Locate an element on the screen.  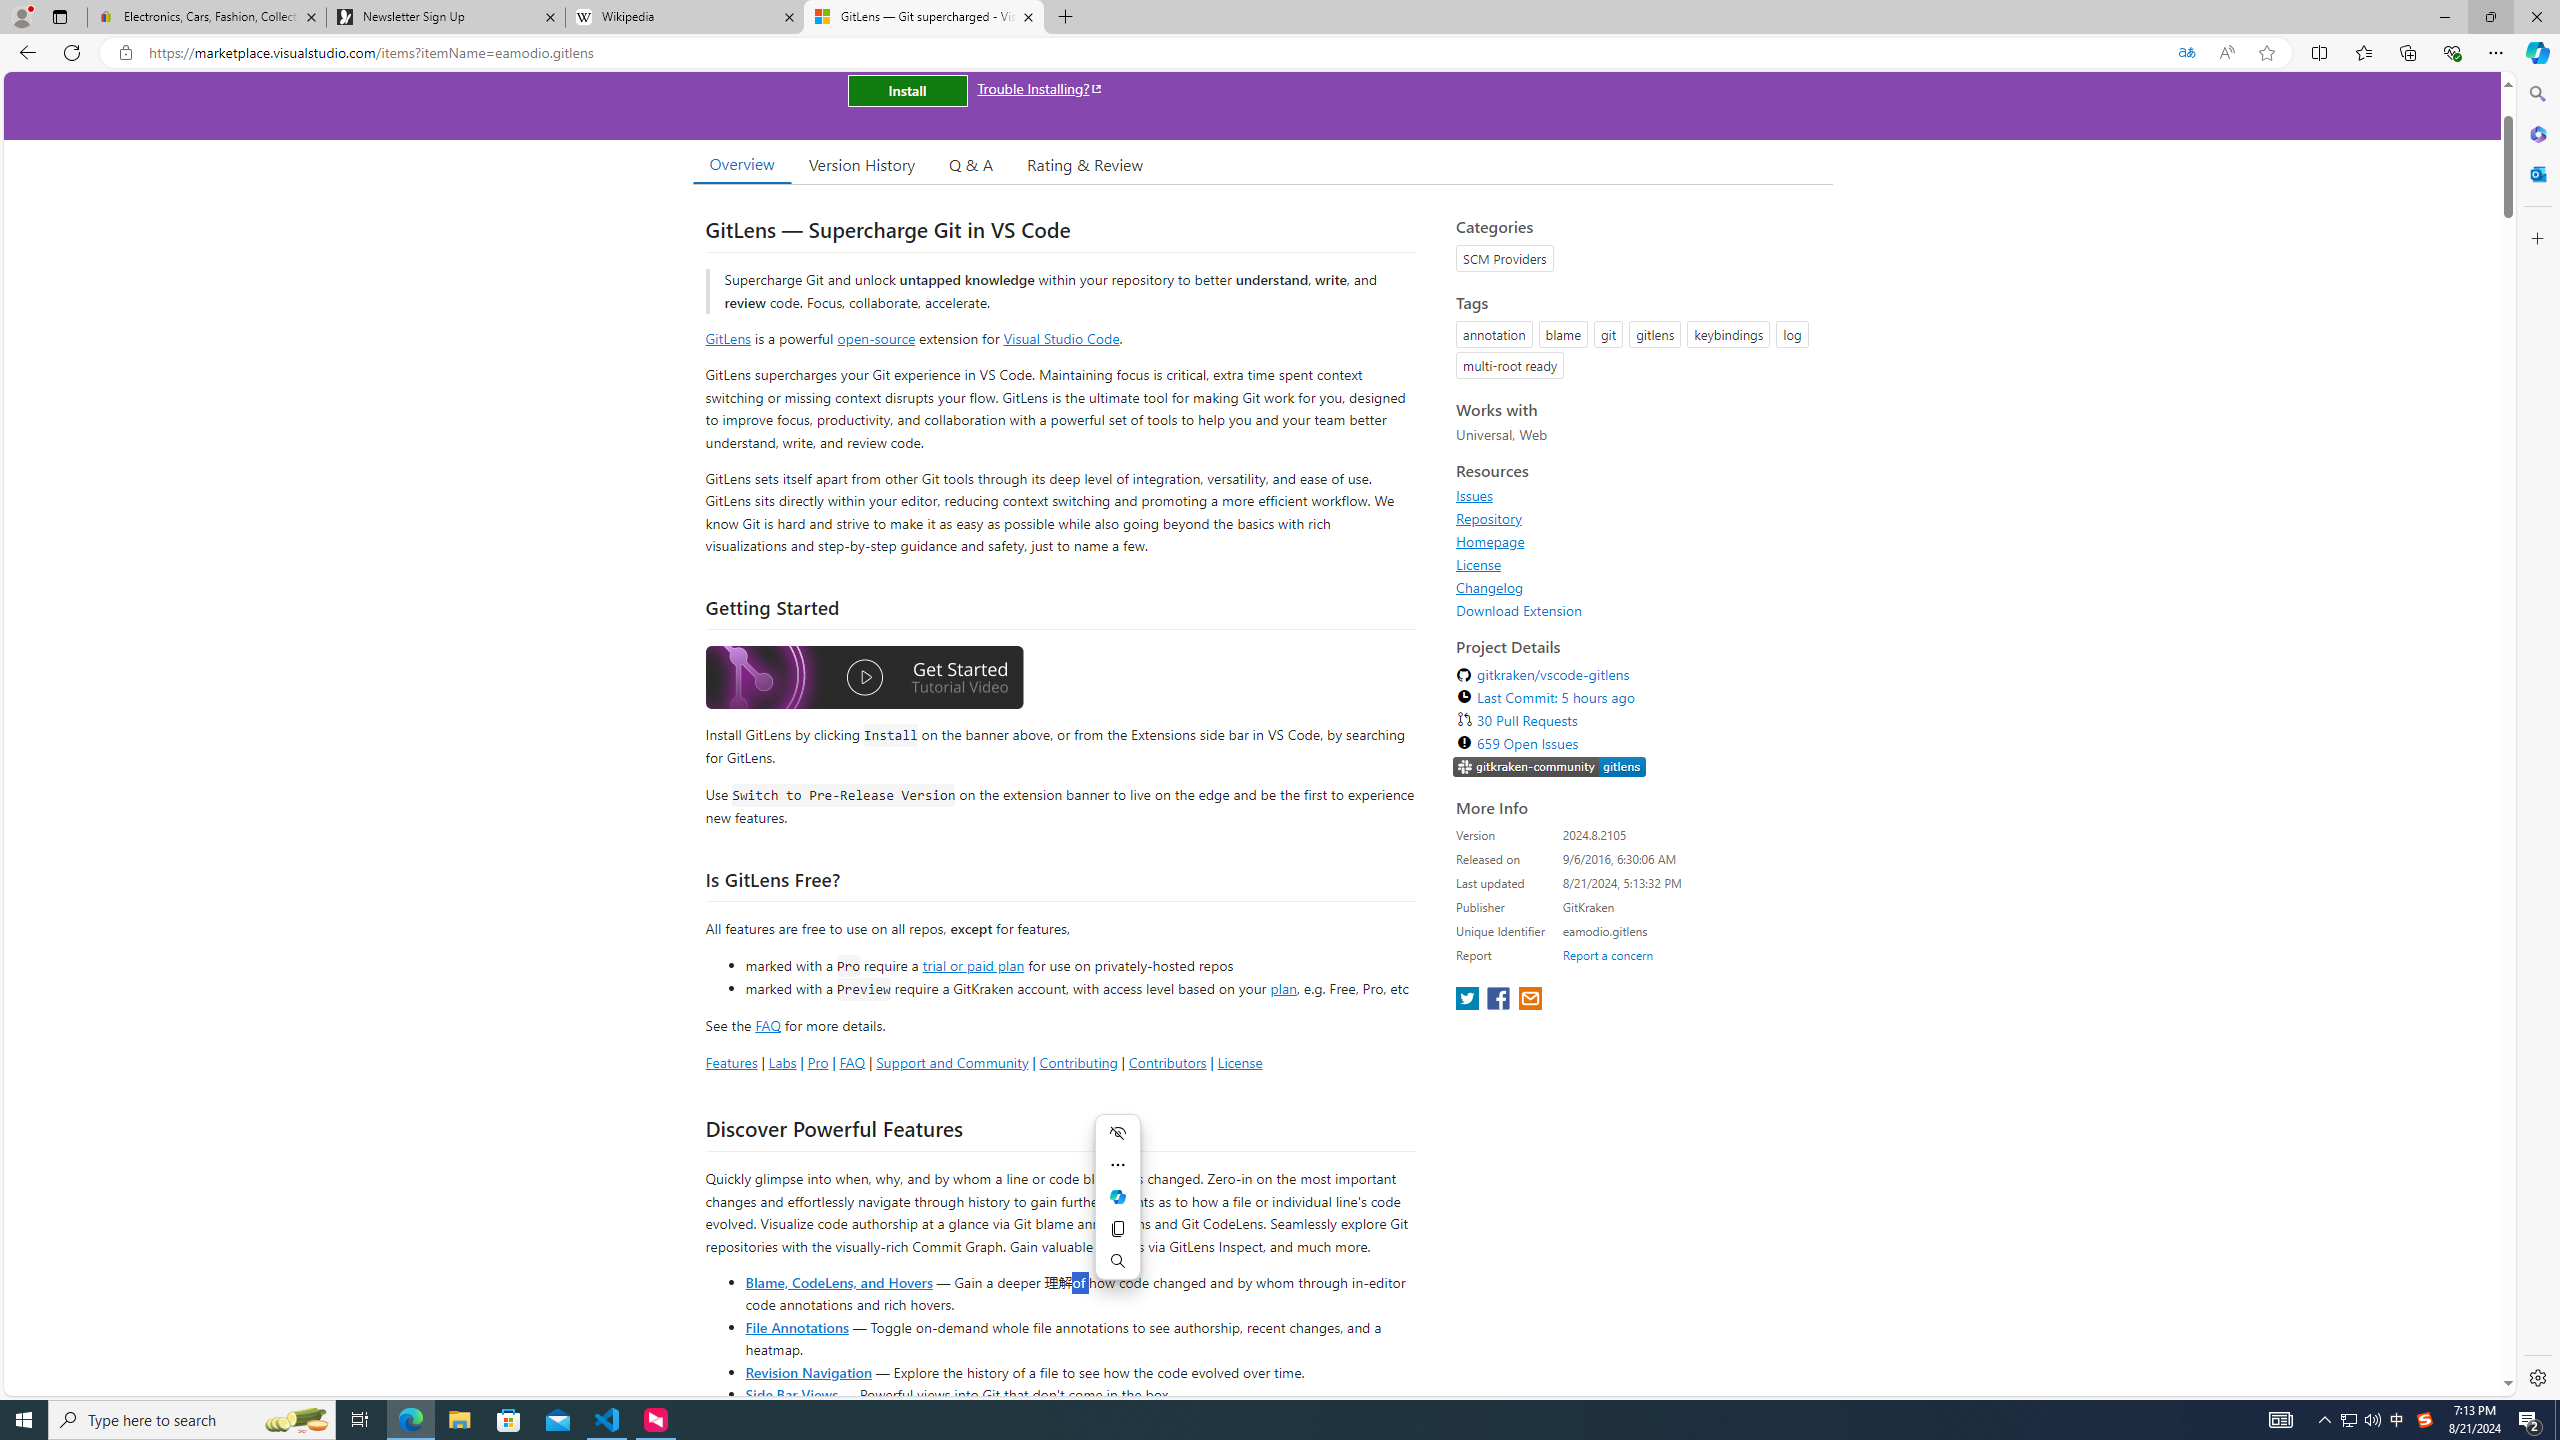
'share extension on twitter' is located at coordinates (1468, 999).